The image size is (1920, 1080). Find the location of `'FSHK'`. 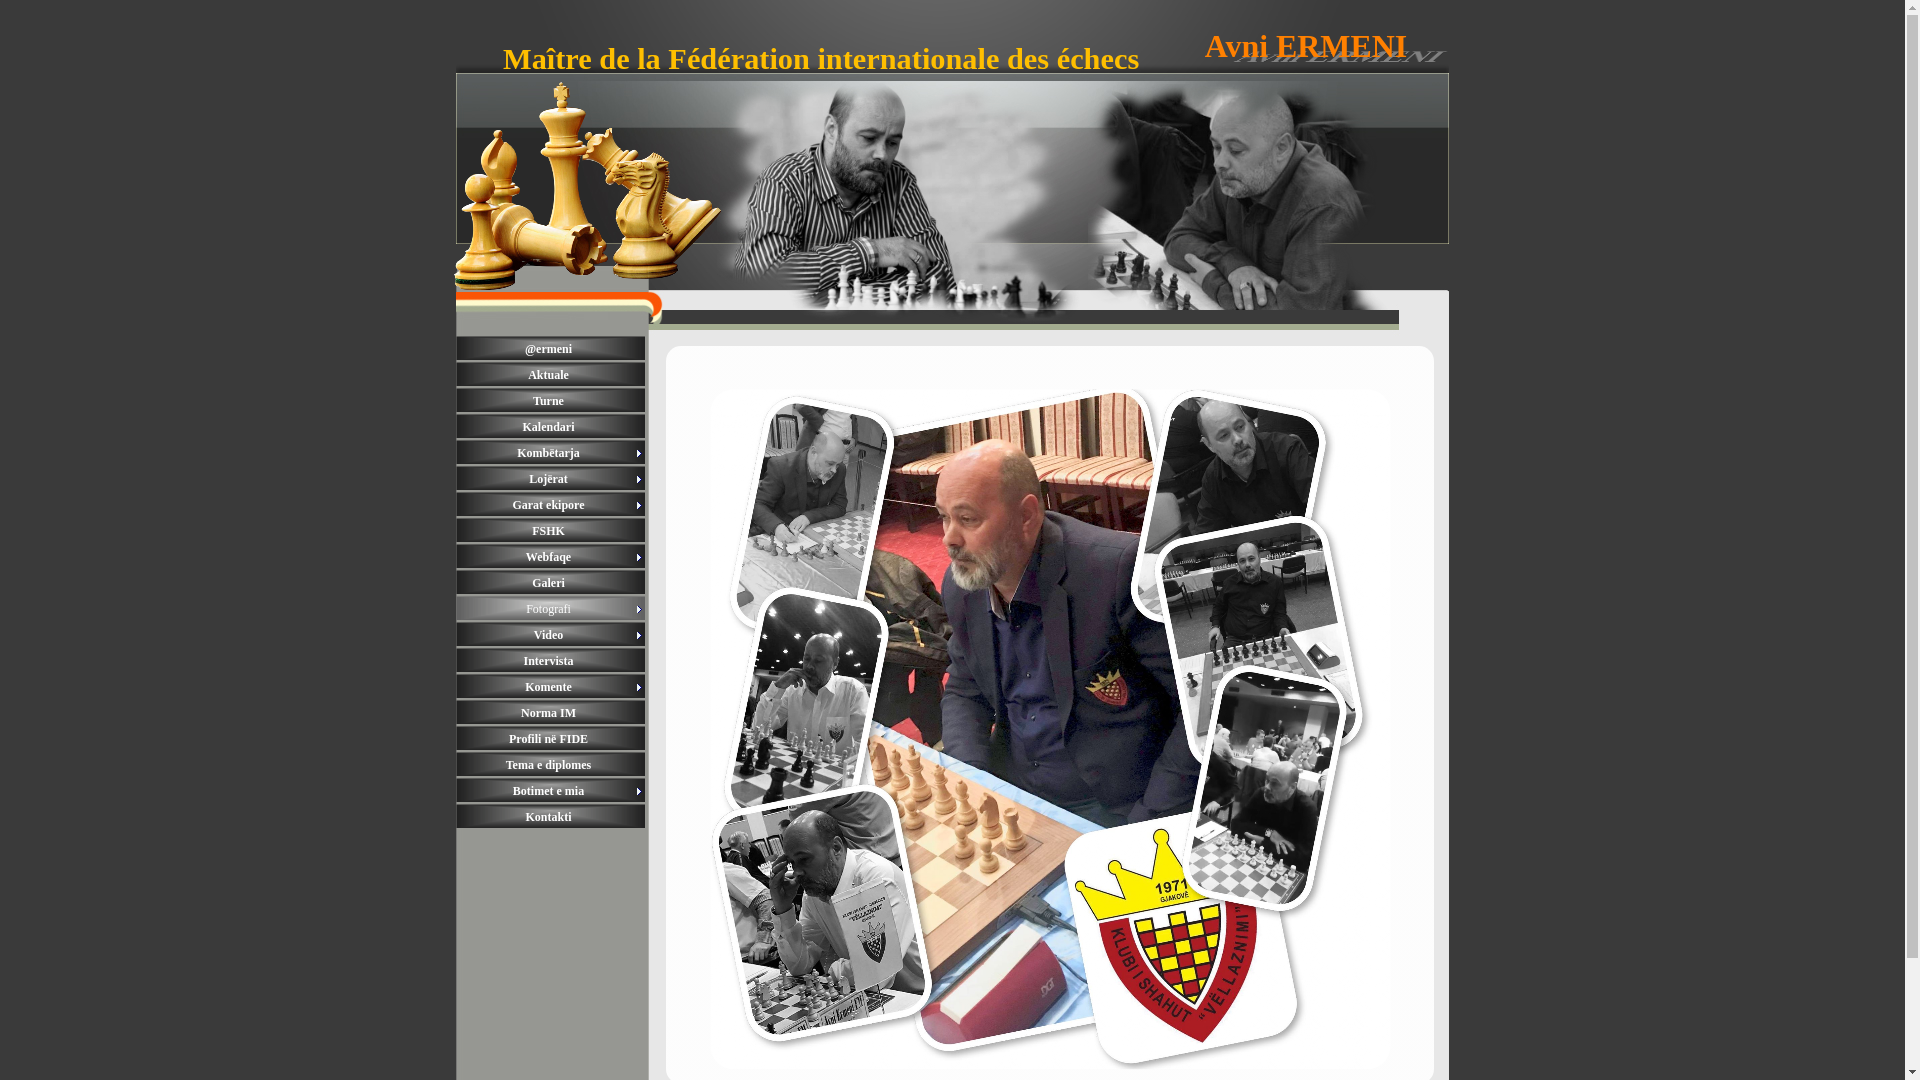

'FSHK' is located at coordinates (455, 530).